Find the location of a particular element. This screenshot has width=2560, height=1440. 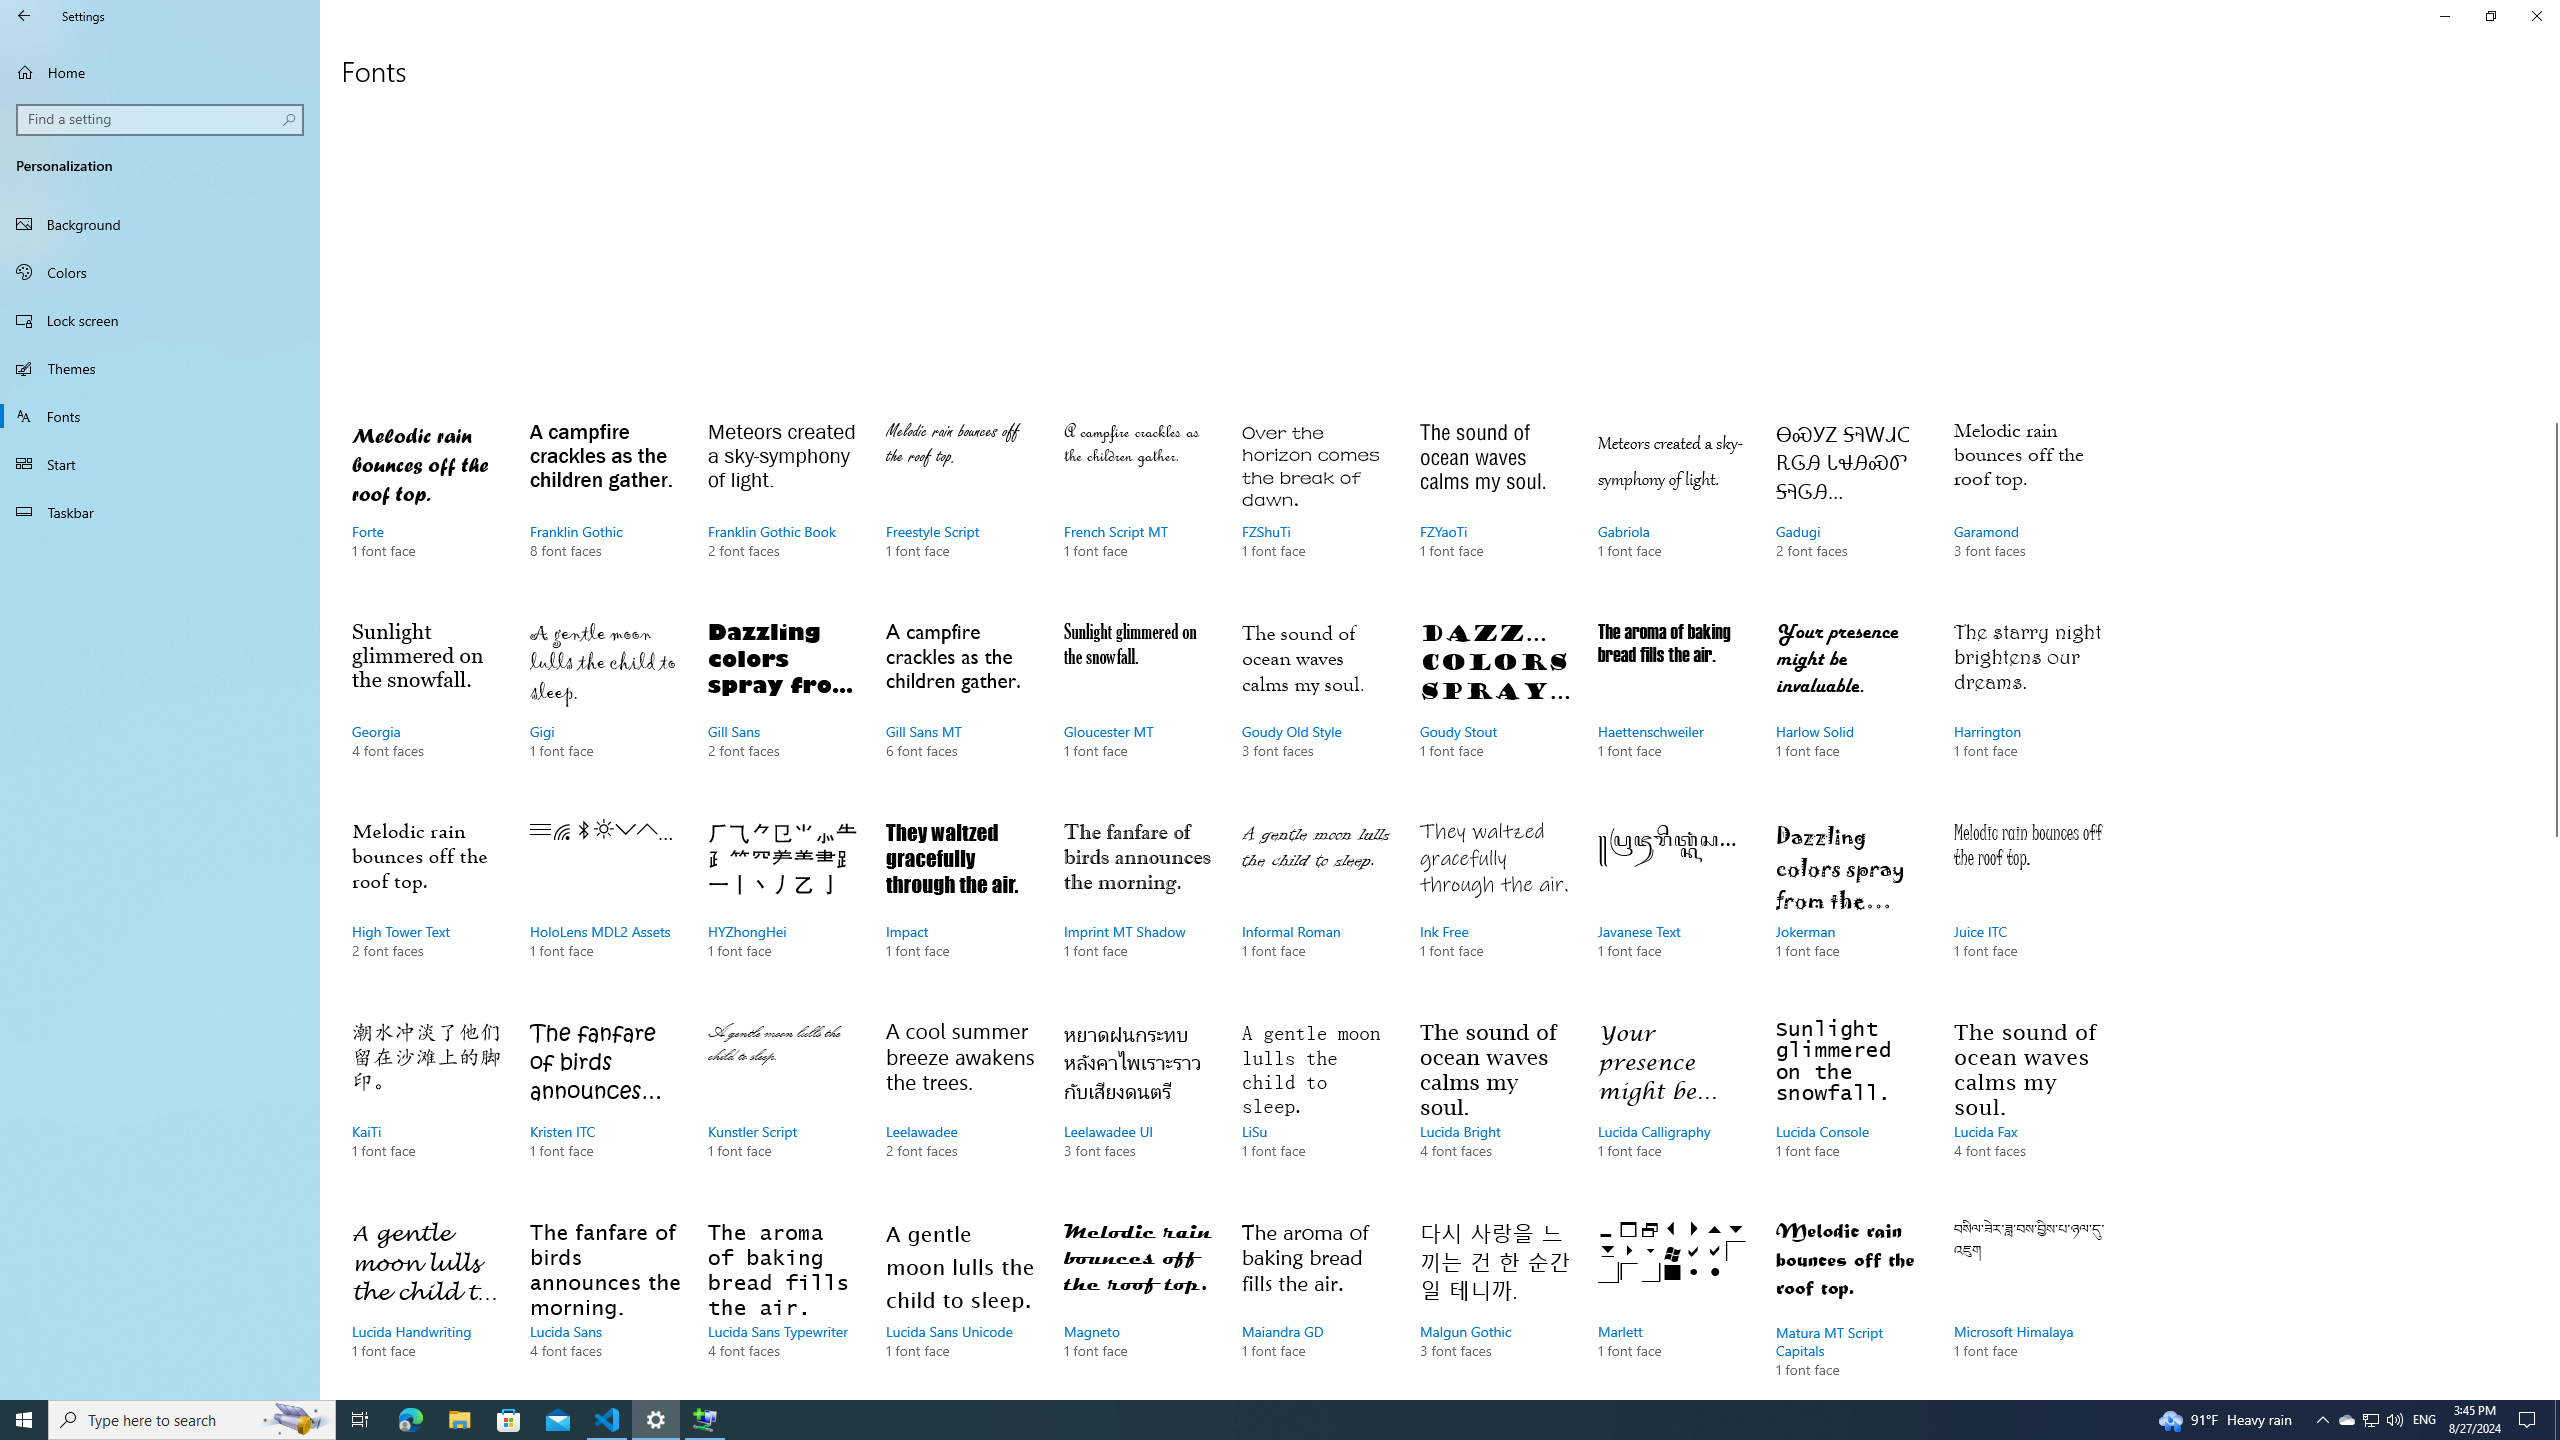

'Microsoft Store' is located at coordinates (509, 1418).